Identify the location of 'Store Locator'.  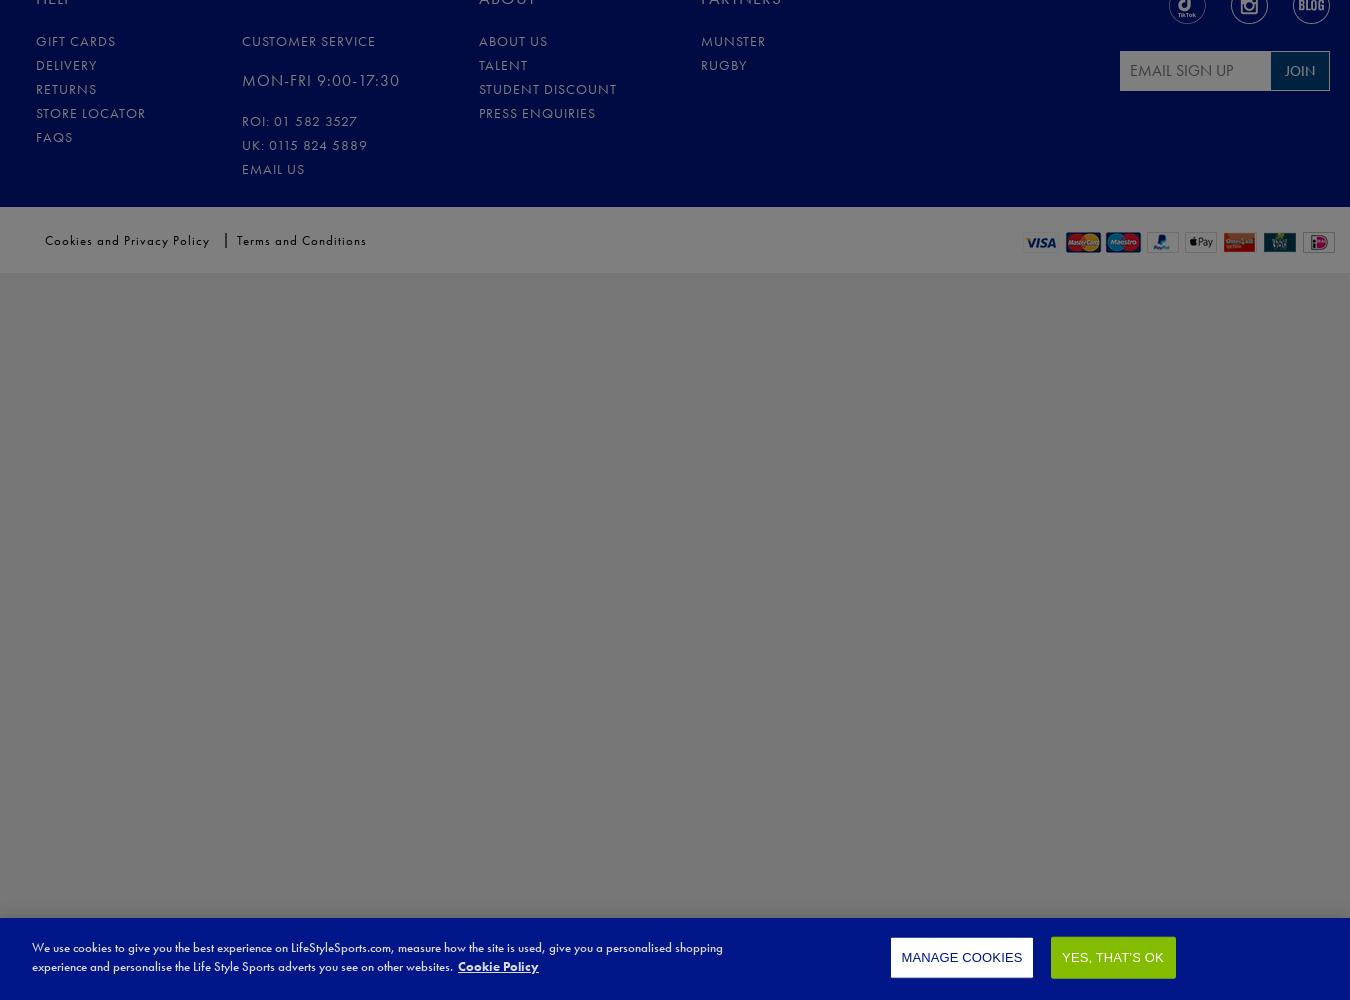
(89, 111).